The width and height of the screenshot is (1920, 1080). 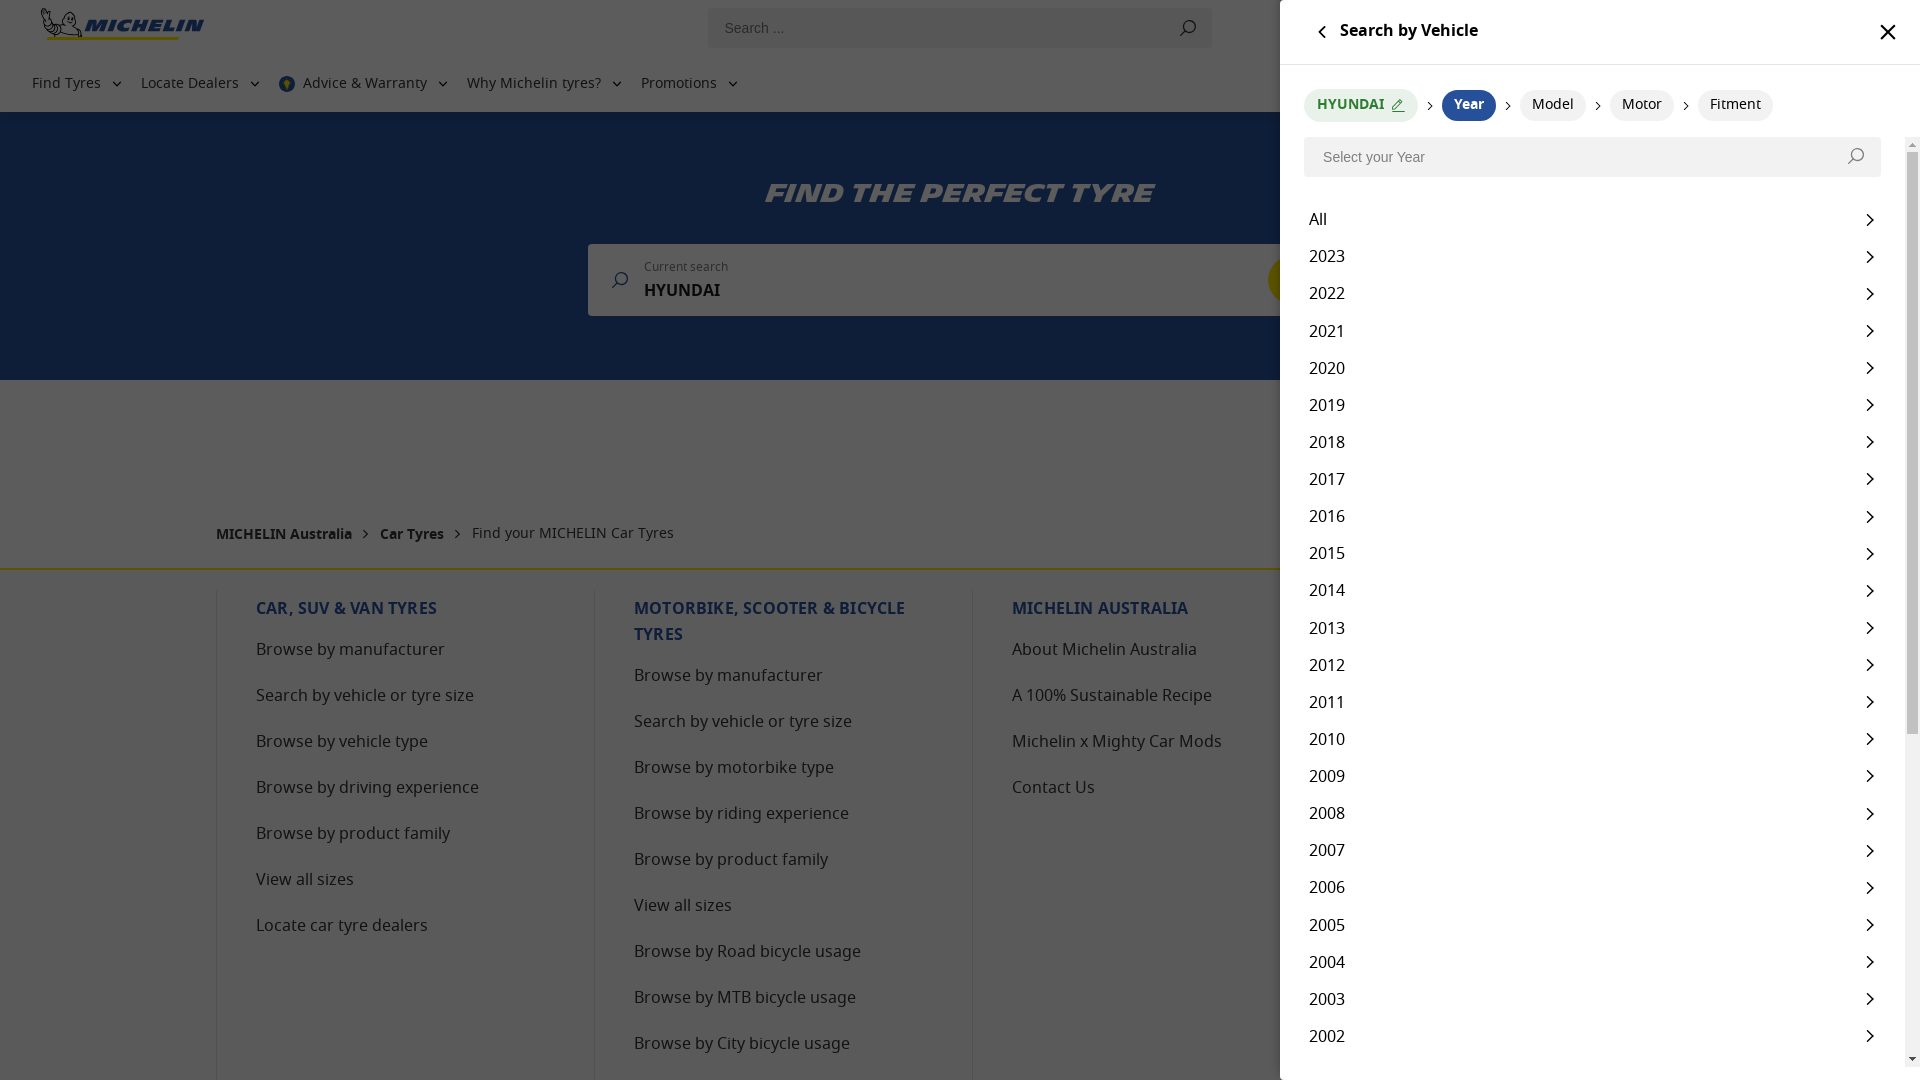 What do you see at coordinates (1468, 105) in the screenshot?
I see `'Year'` at bounding box center [1468, 105].